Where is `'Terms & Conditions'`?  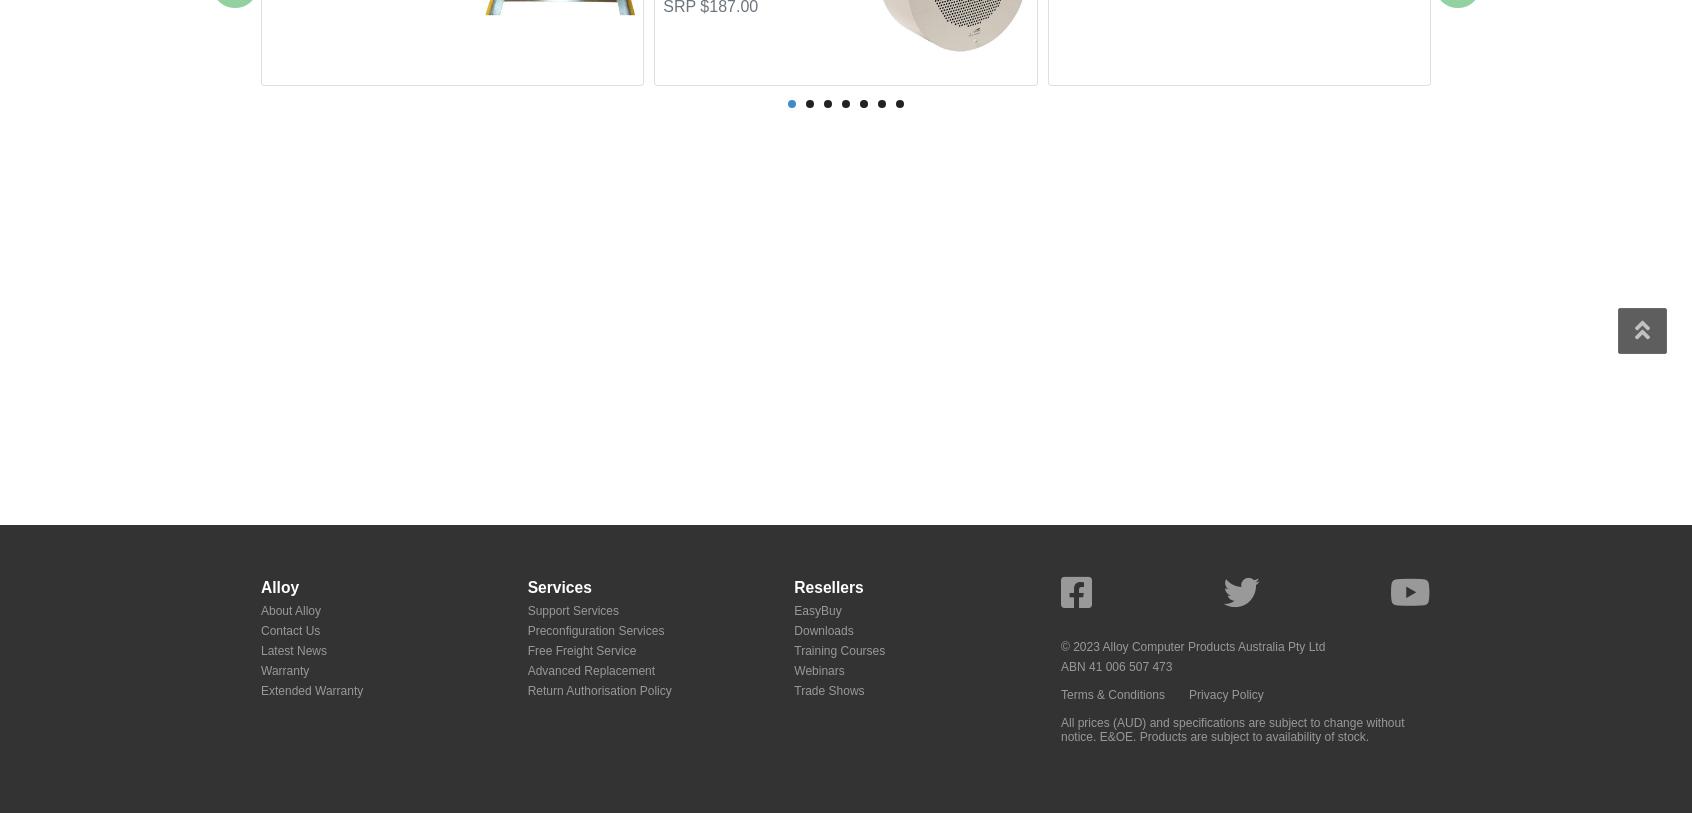
'Terms & Conditions' is located at coordinates (1112, 693).